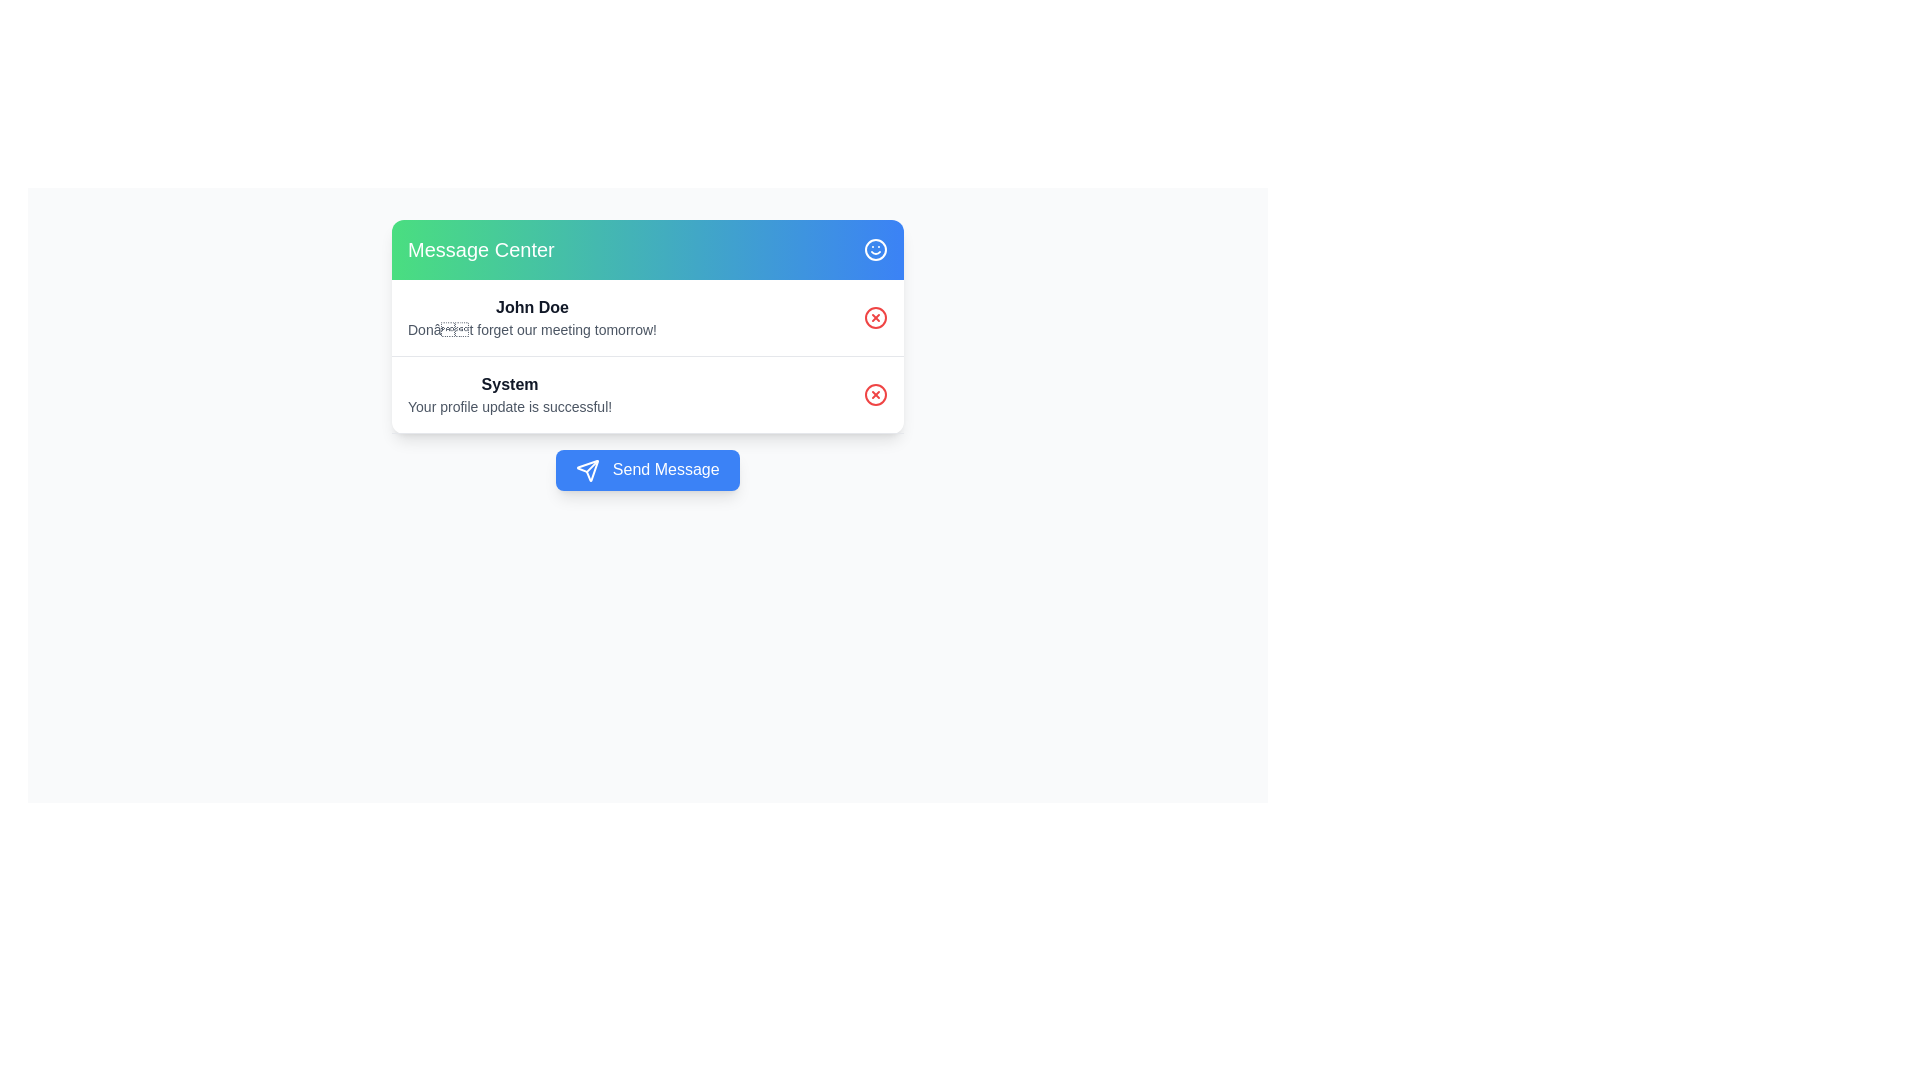 The width and height of the screenshot is (1920, 1080). Describe the element at coordinates (875, 394) in the screenshot. I see `the red dismiss icon (SVG) located at the bottom-right portion of the interface` at that location.